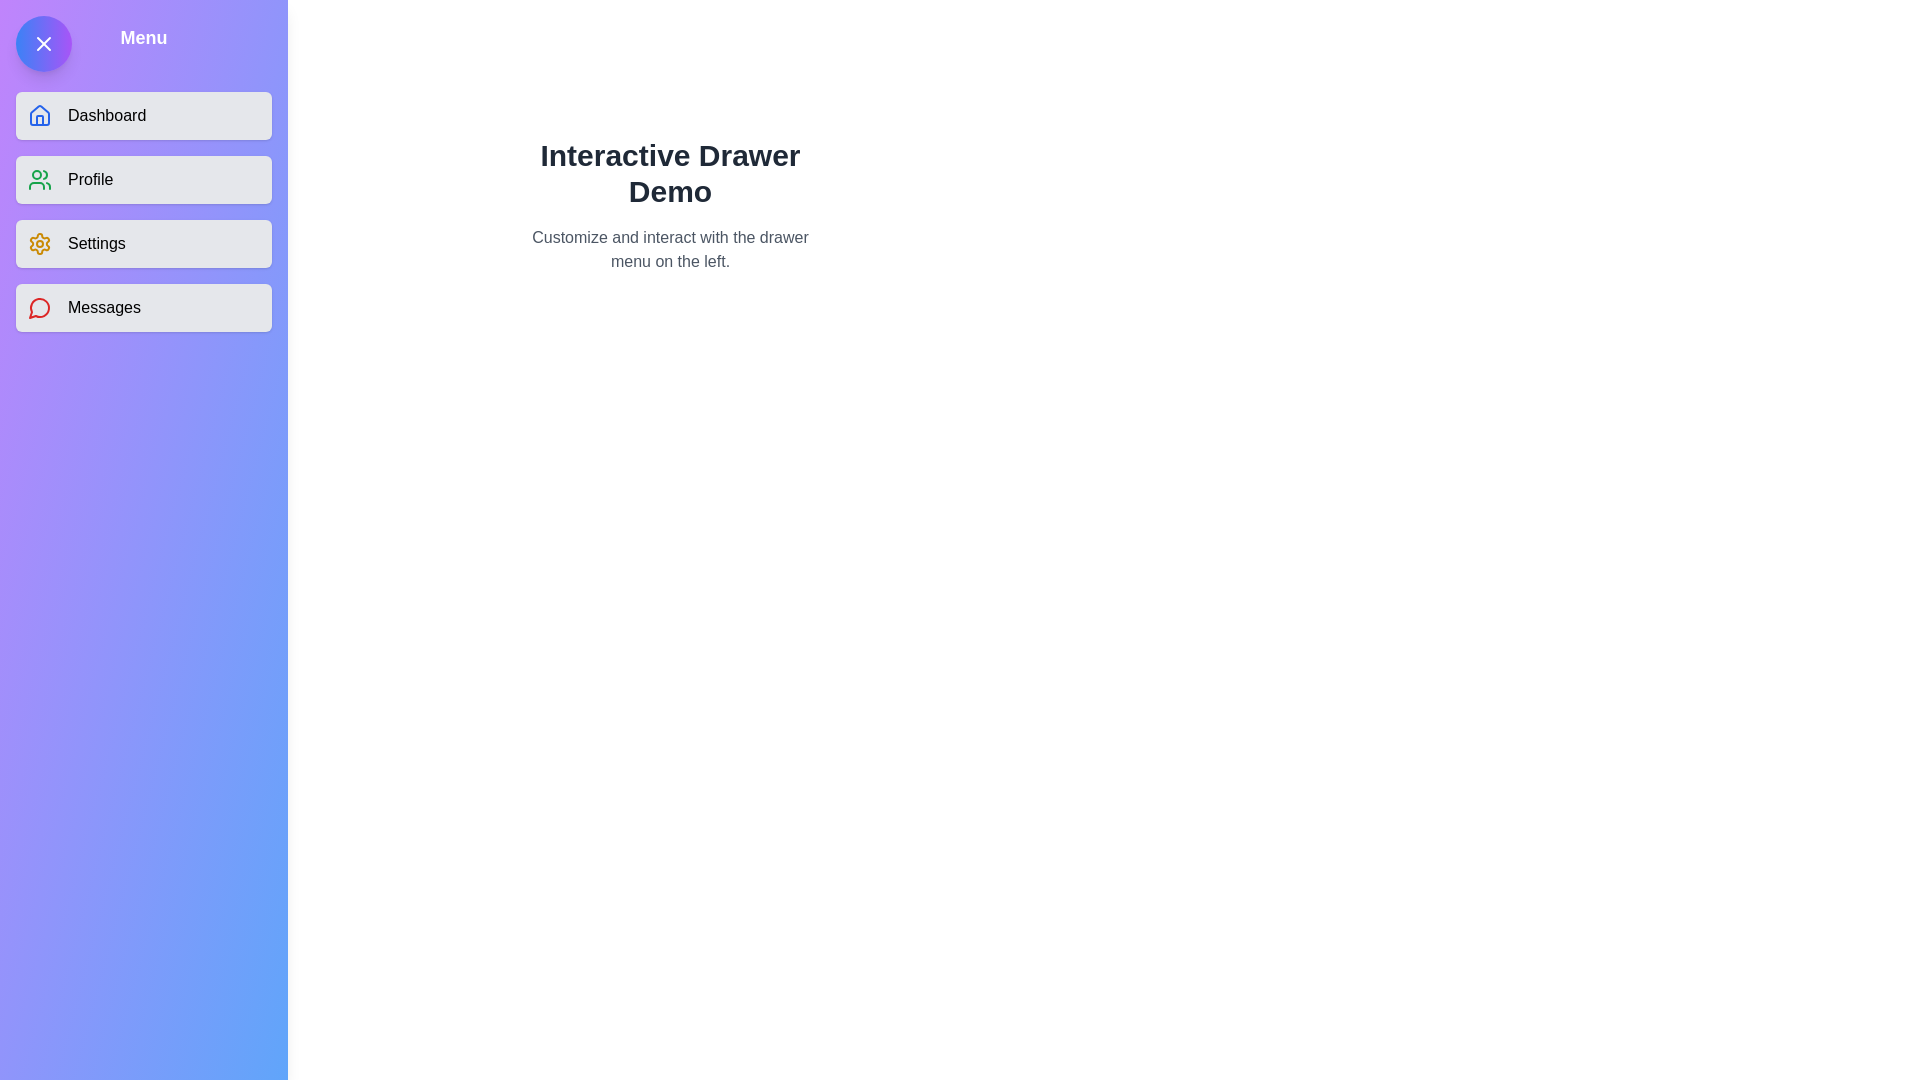  I want to click on the menu item Dashboard from the drawer, so click(143, 115).